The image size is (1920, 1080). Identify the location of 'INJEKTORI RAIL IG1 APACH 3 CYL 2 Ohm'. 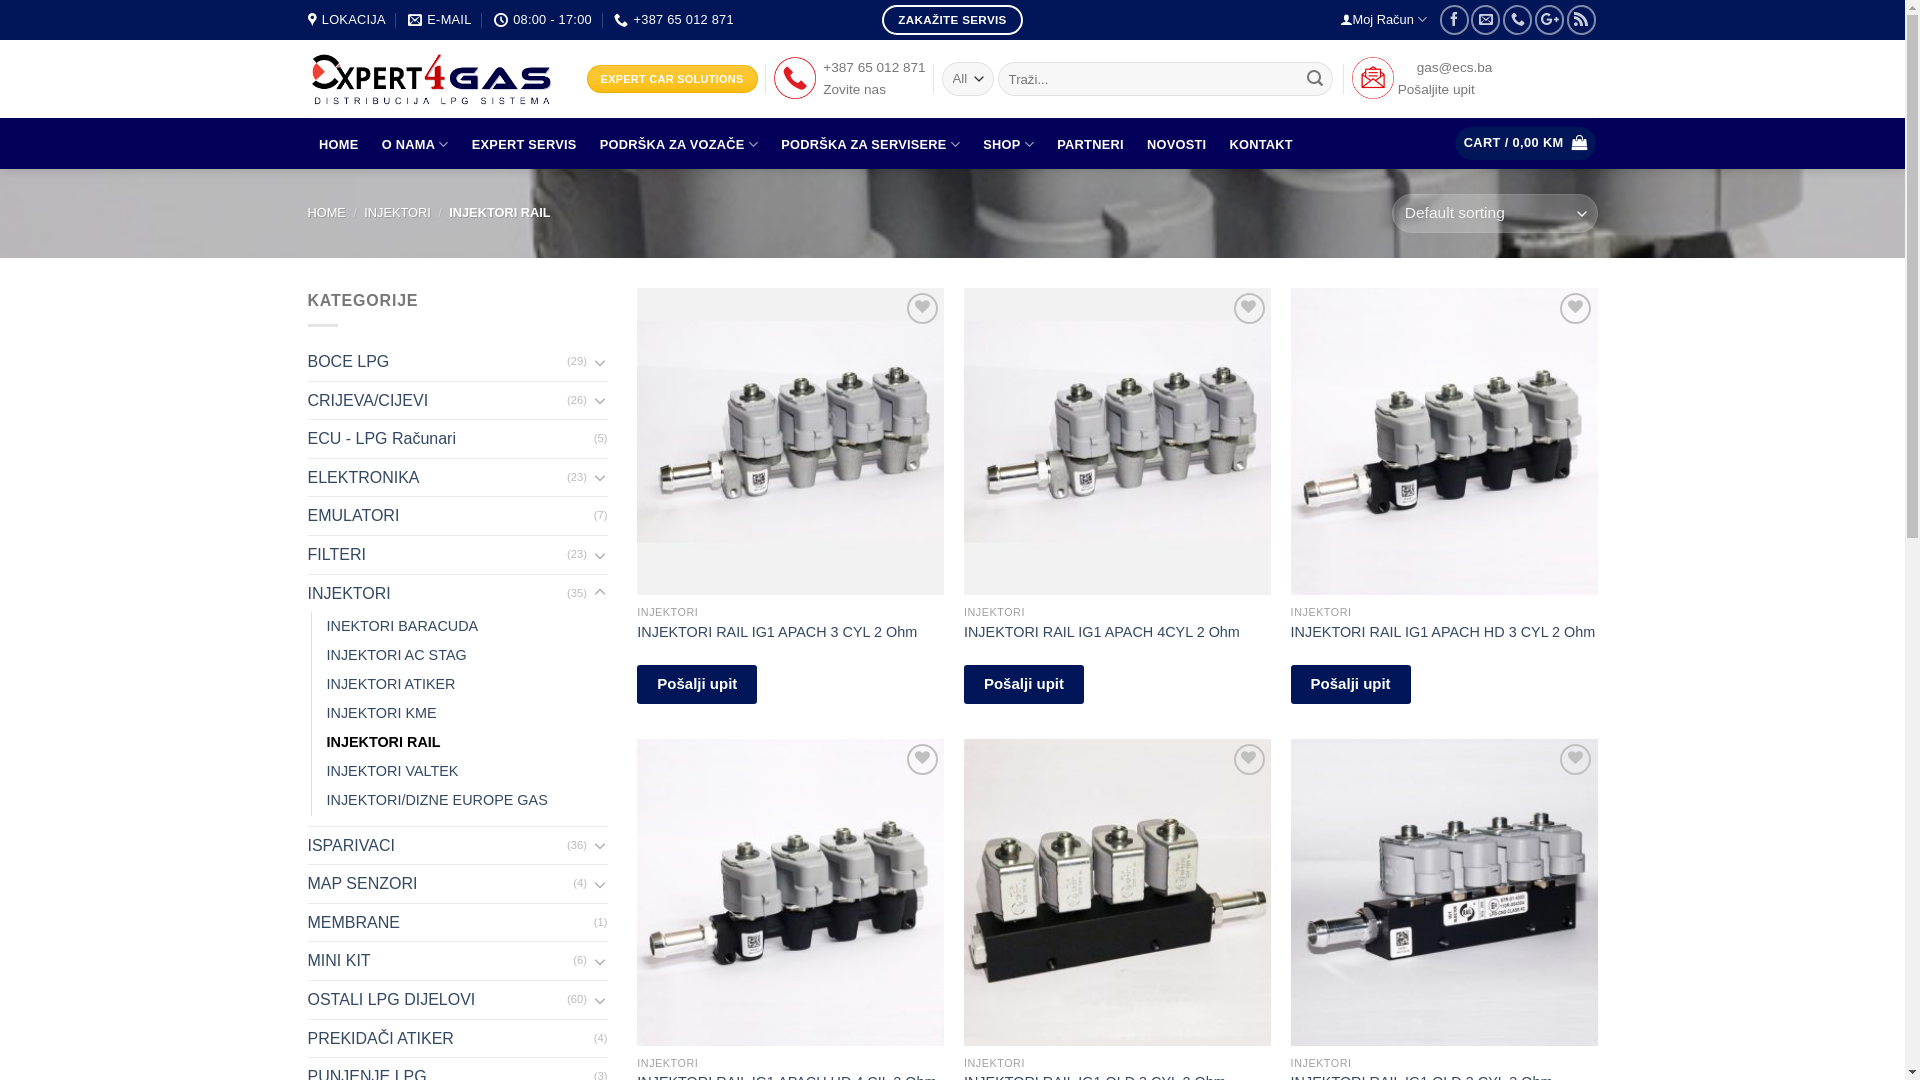
(776, 632).